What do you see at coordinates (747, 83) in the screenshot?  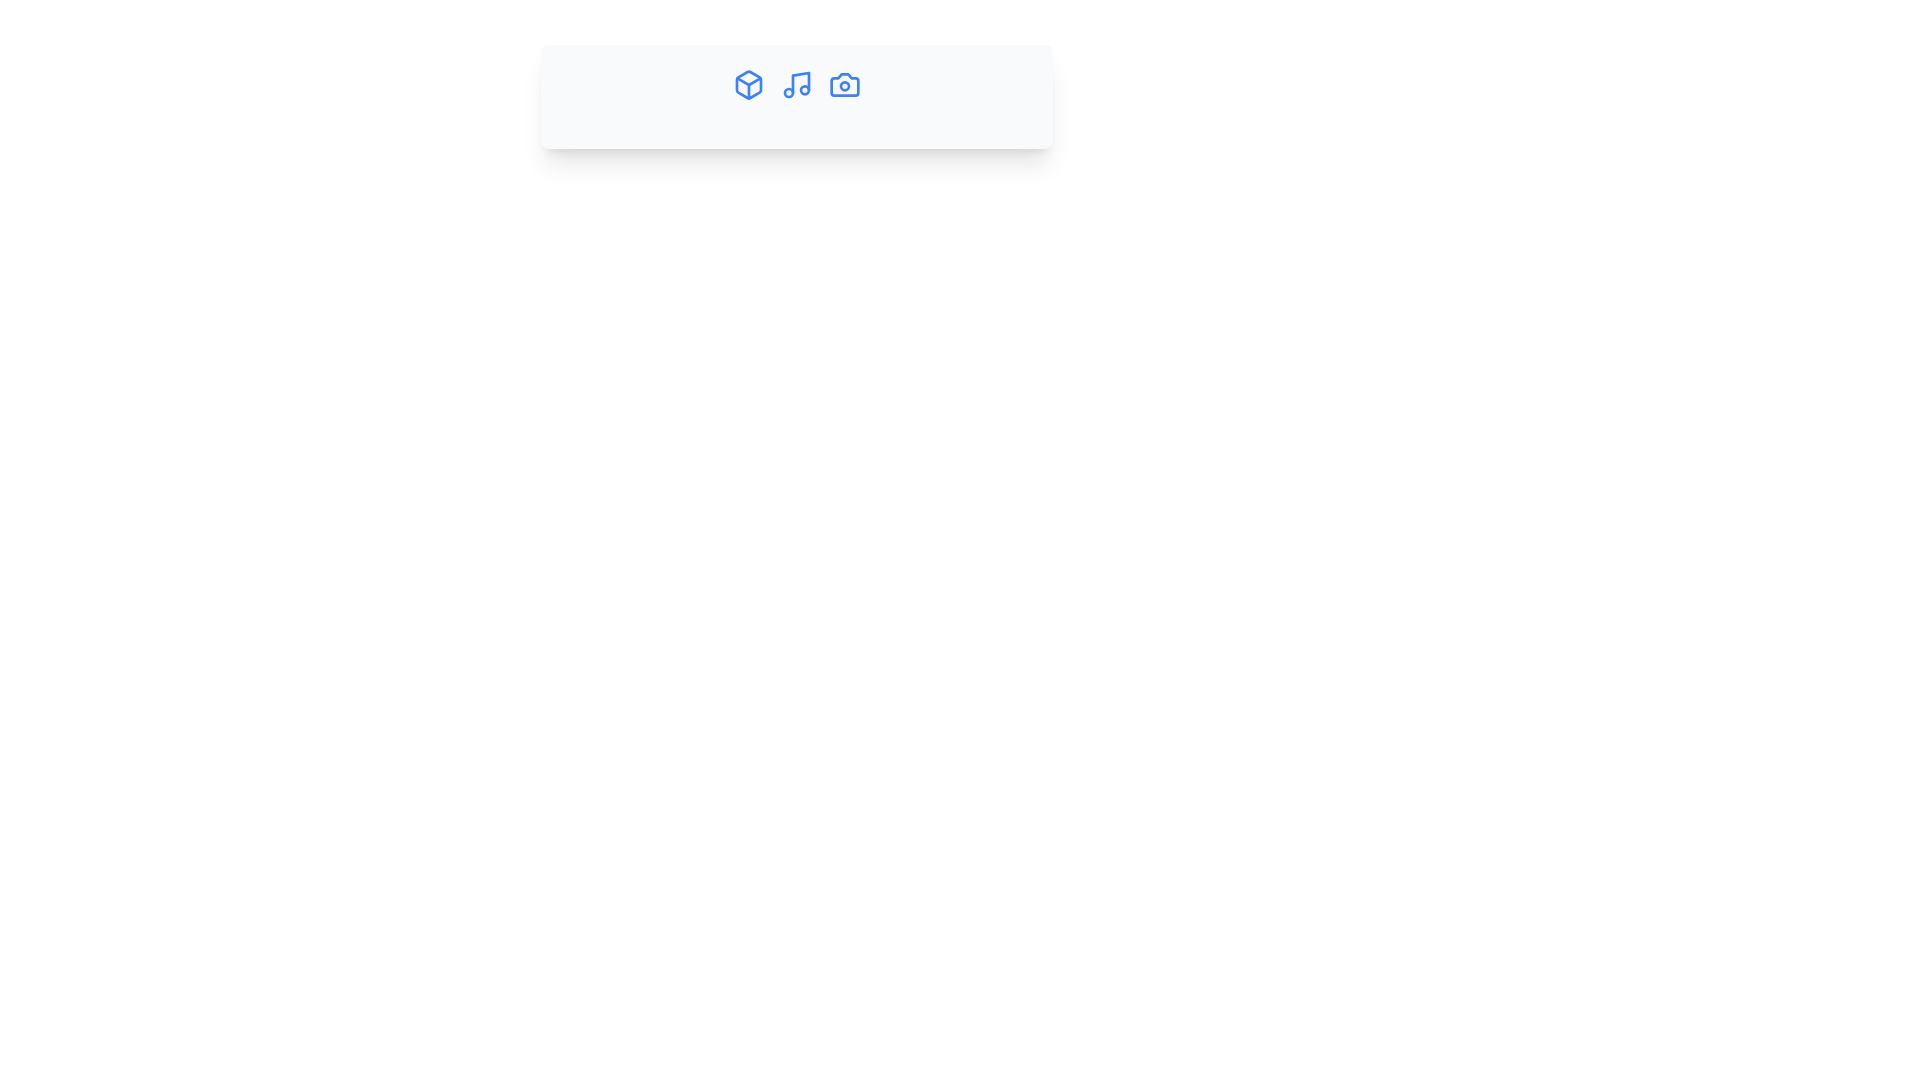 I see `the first icon from the left in the menu bar that represents a box or 3D object concept` at bounding box center [747, 83].